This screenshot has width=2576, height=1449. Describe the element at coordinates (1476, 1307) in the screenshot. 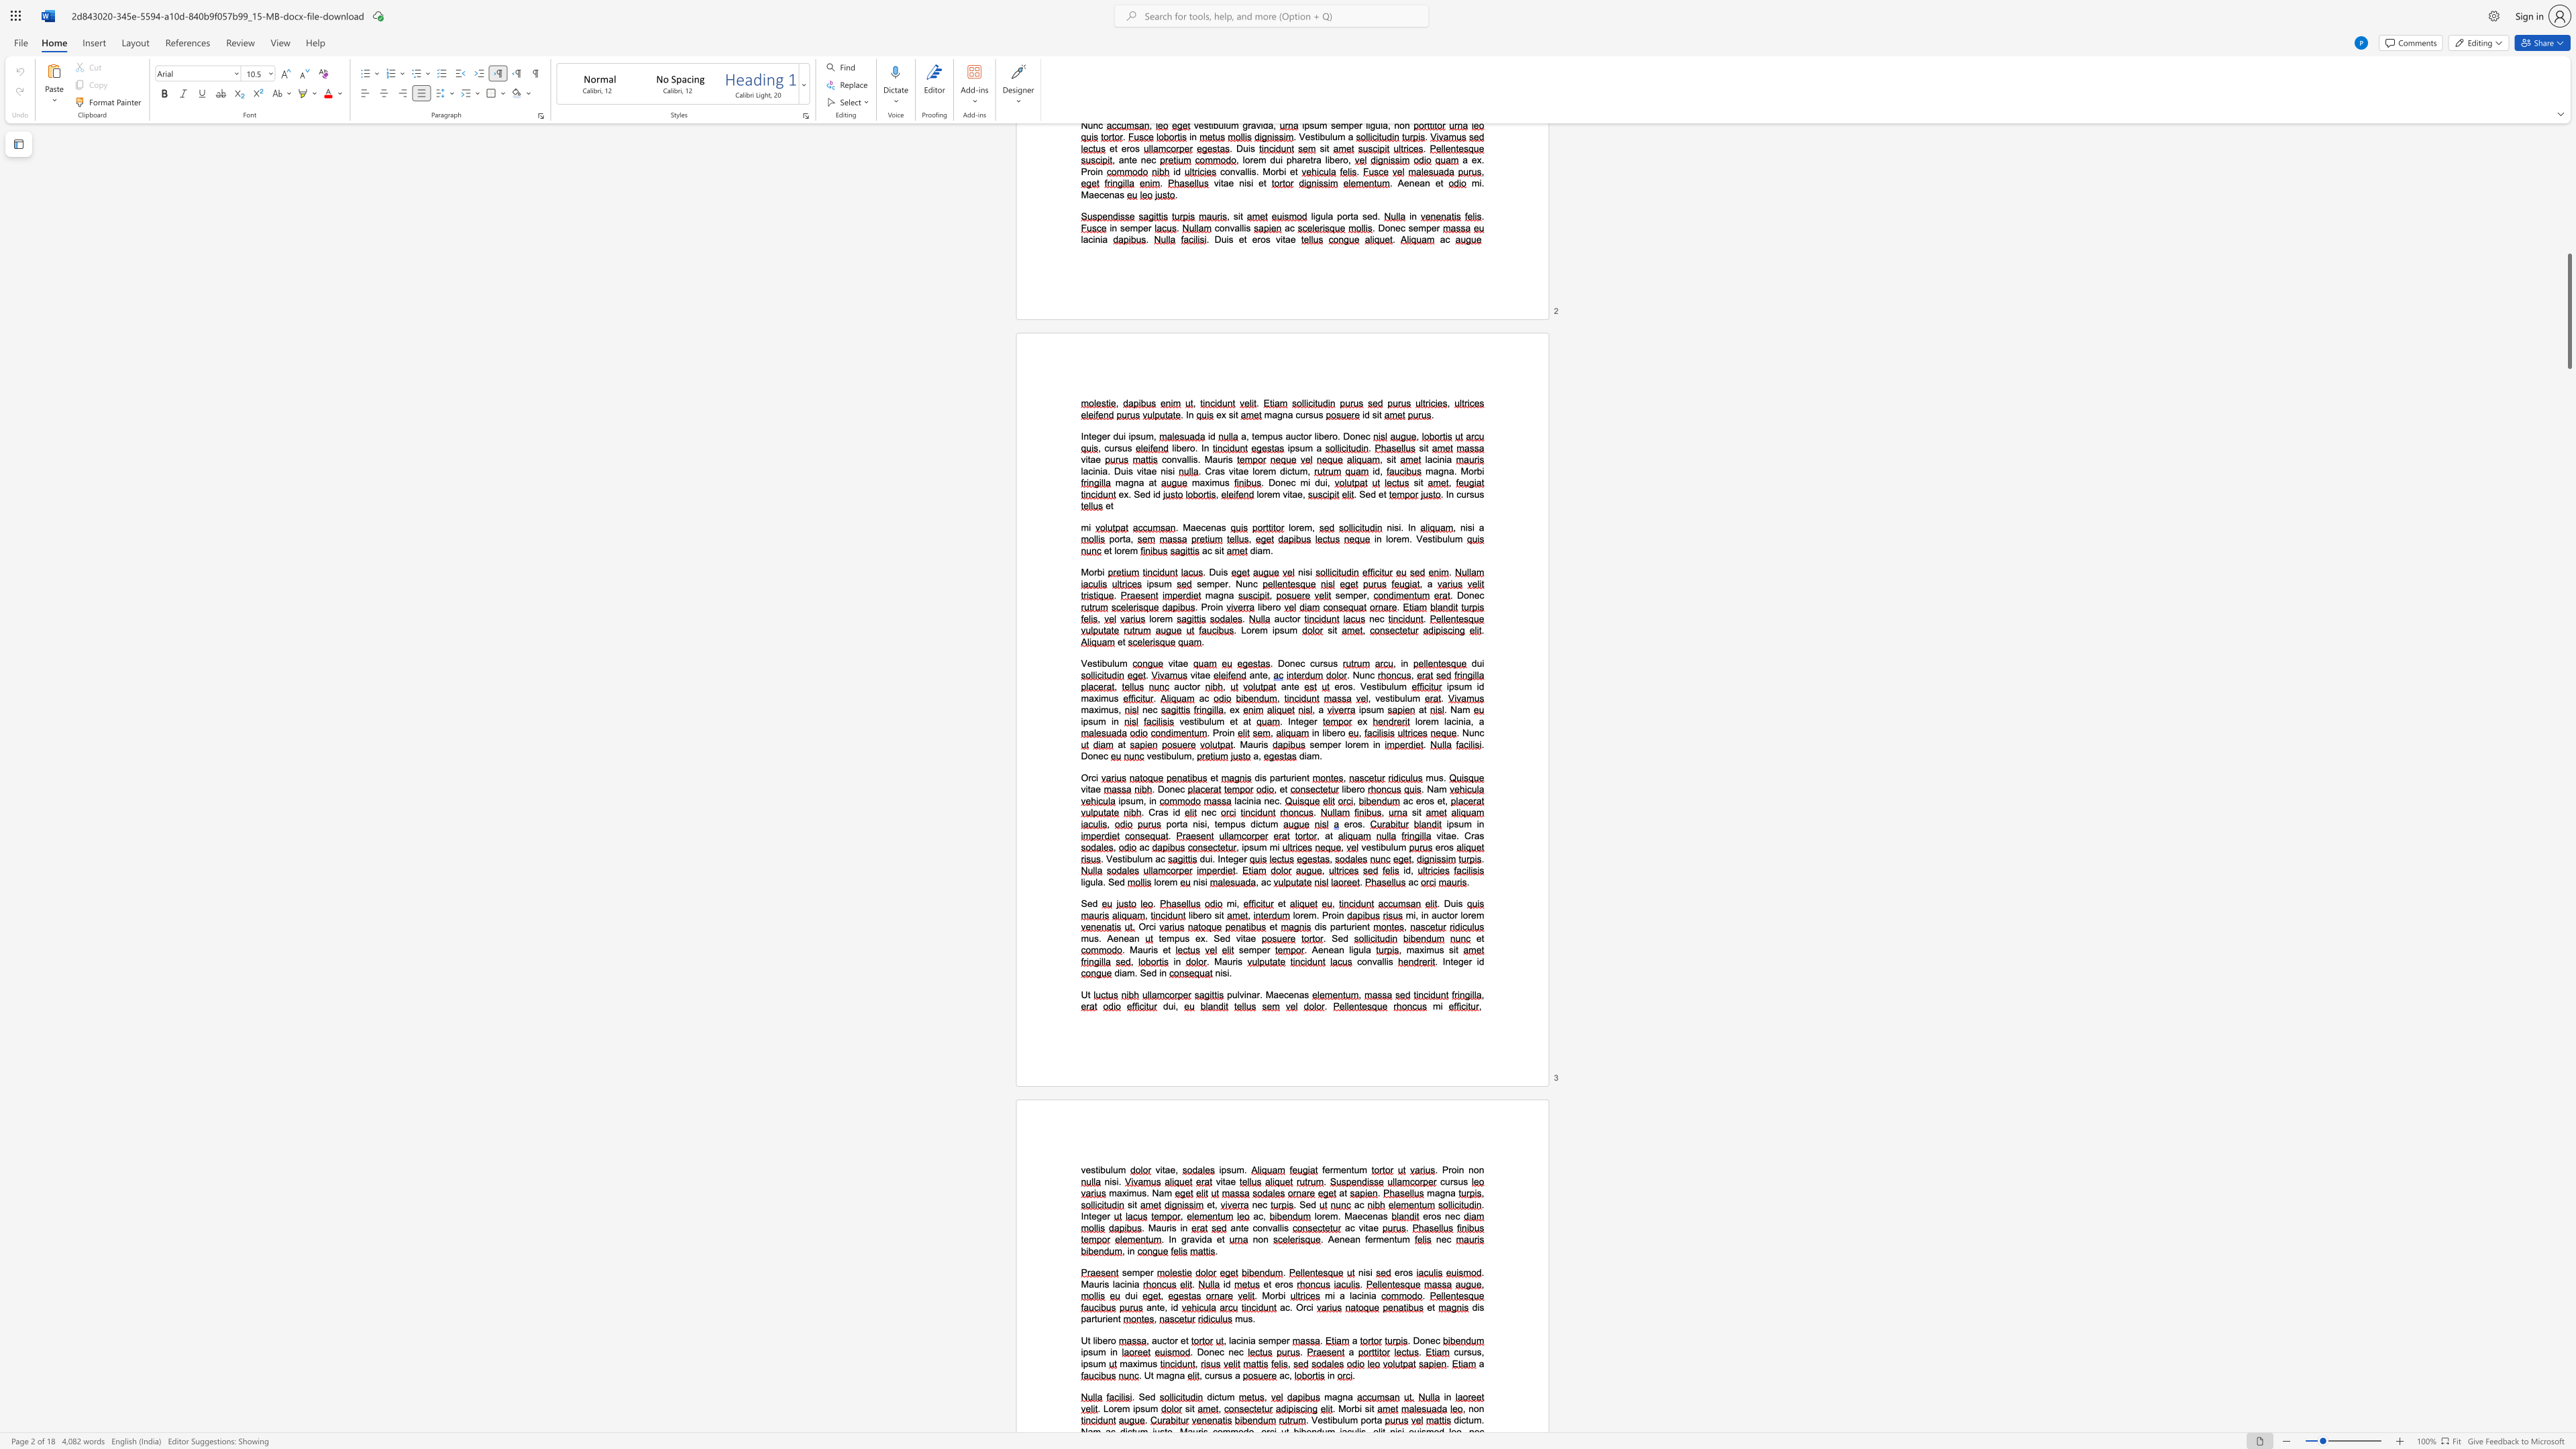

I see `the space between the continuous character "d" and "i" in the text` at that location.